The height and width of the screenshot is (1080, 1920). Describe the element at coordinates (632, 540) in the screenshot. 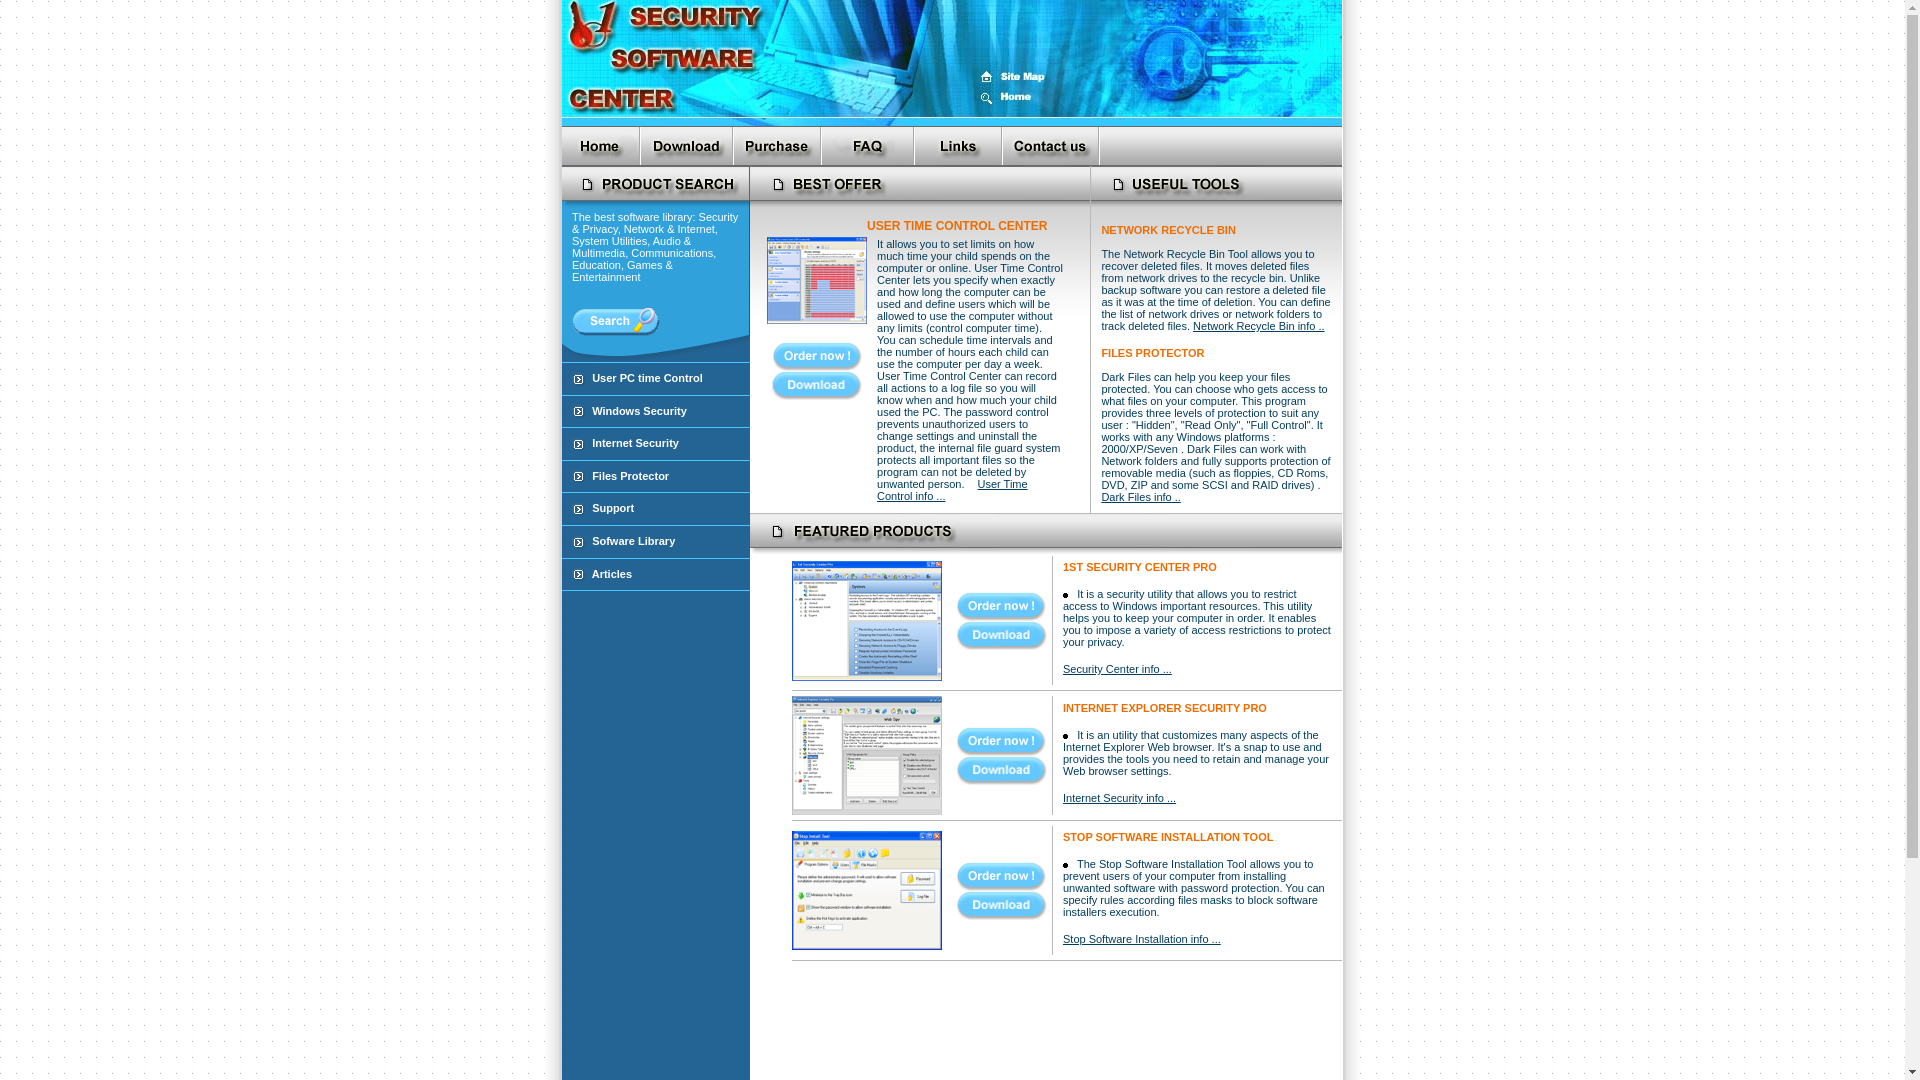

I see `'Sofware Library'` at that location.